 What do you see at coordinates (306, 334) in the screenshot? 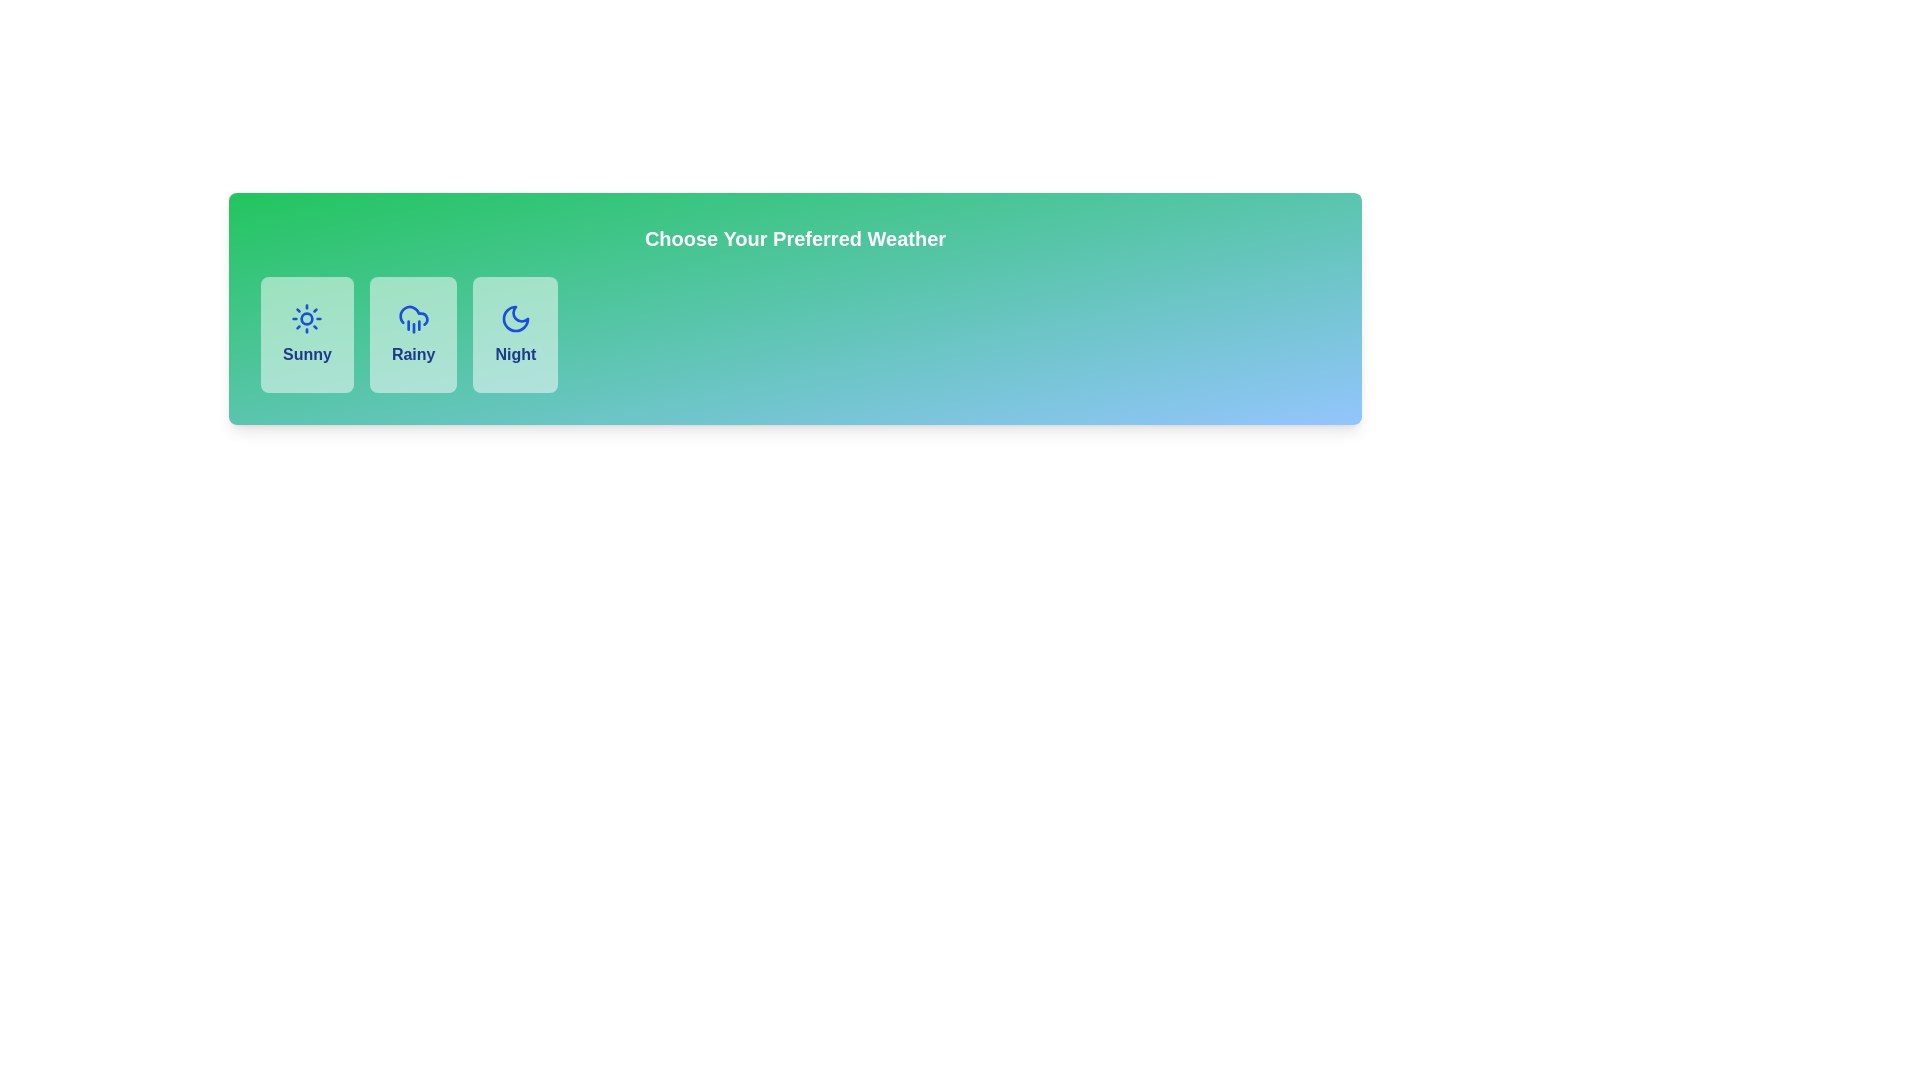
I see `the selectable card element for 'Sunny' weather, which is a rounded rectangular card with a light green background and a sun icon at the top` at bounding box center [306, 334].